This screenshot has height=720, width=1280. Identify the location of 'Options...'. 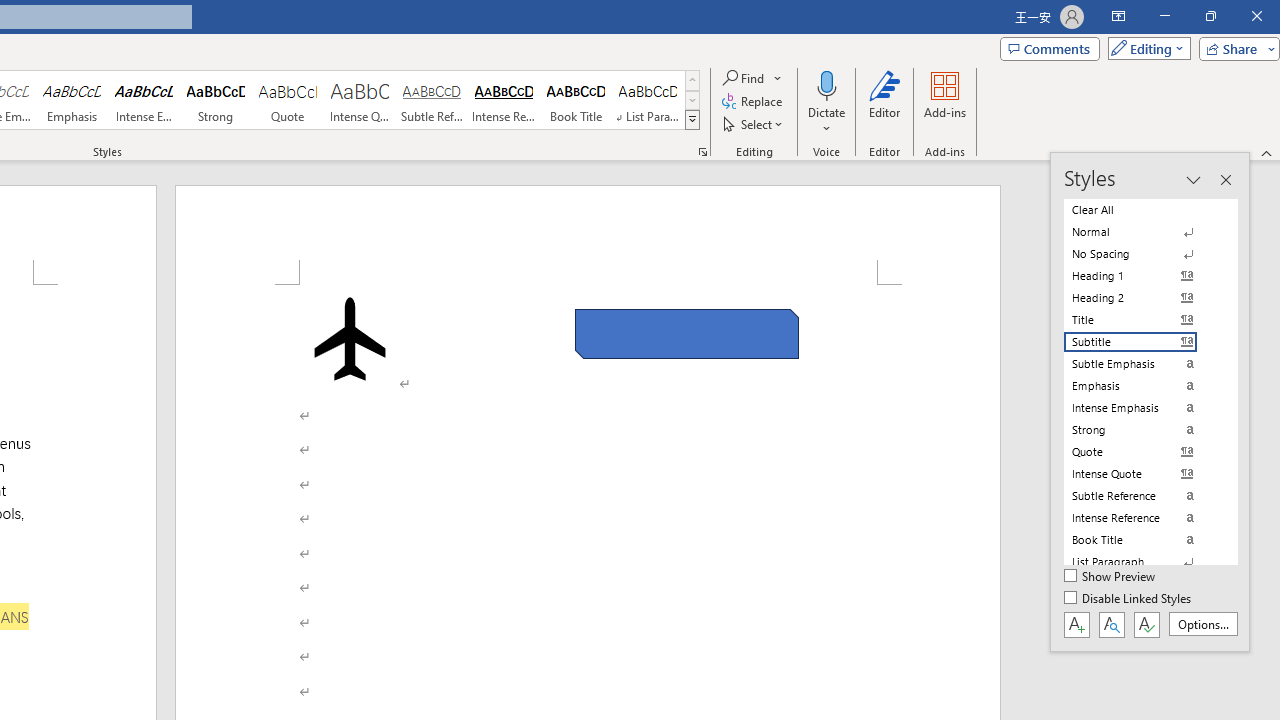
(1202, 622).